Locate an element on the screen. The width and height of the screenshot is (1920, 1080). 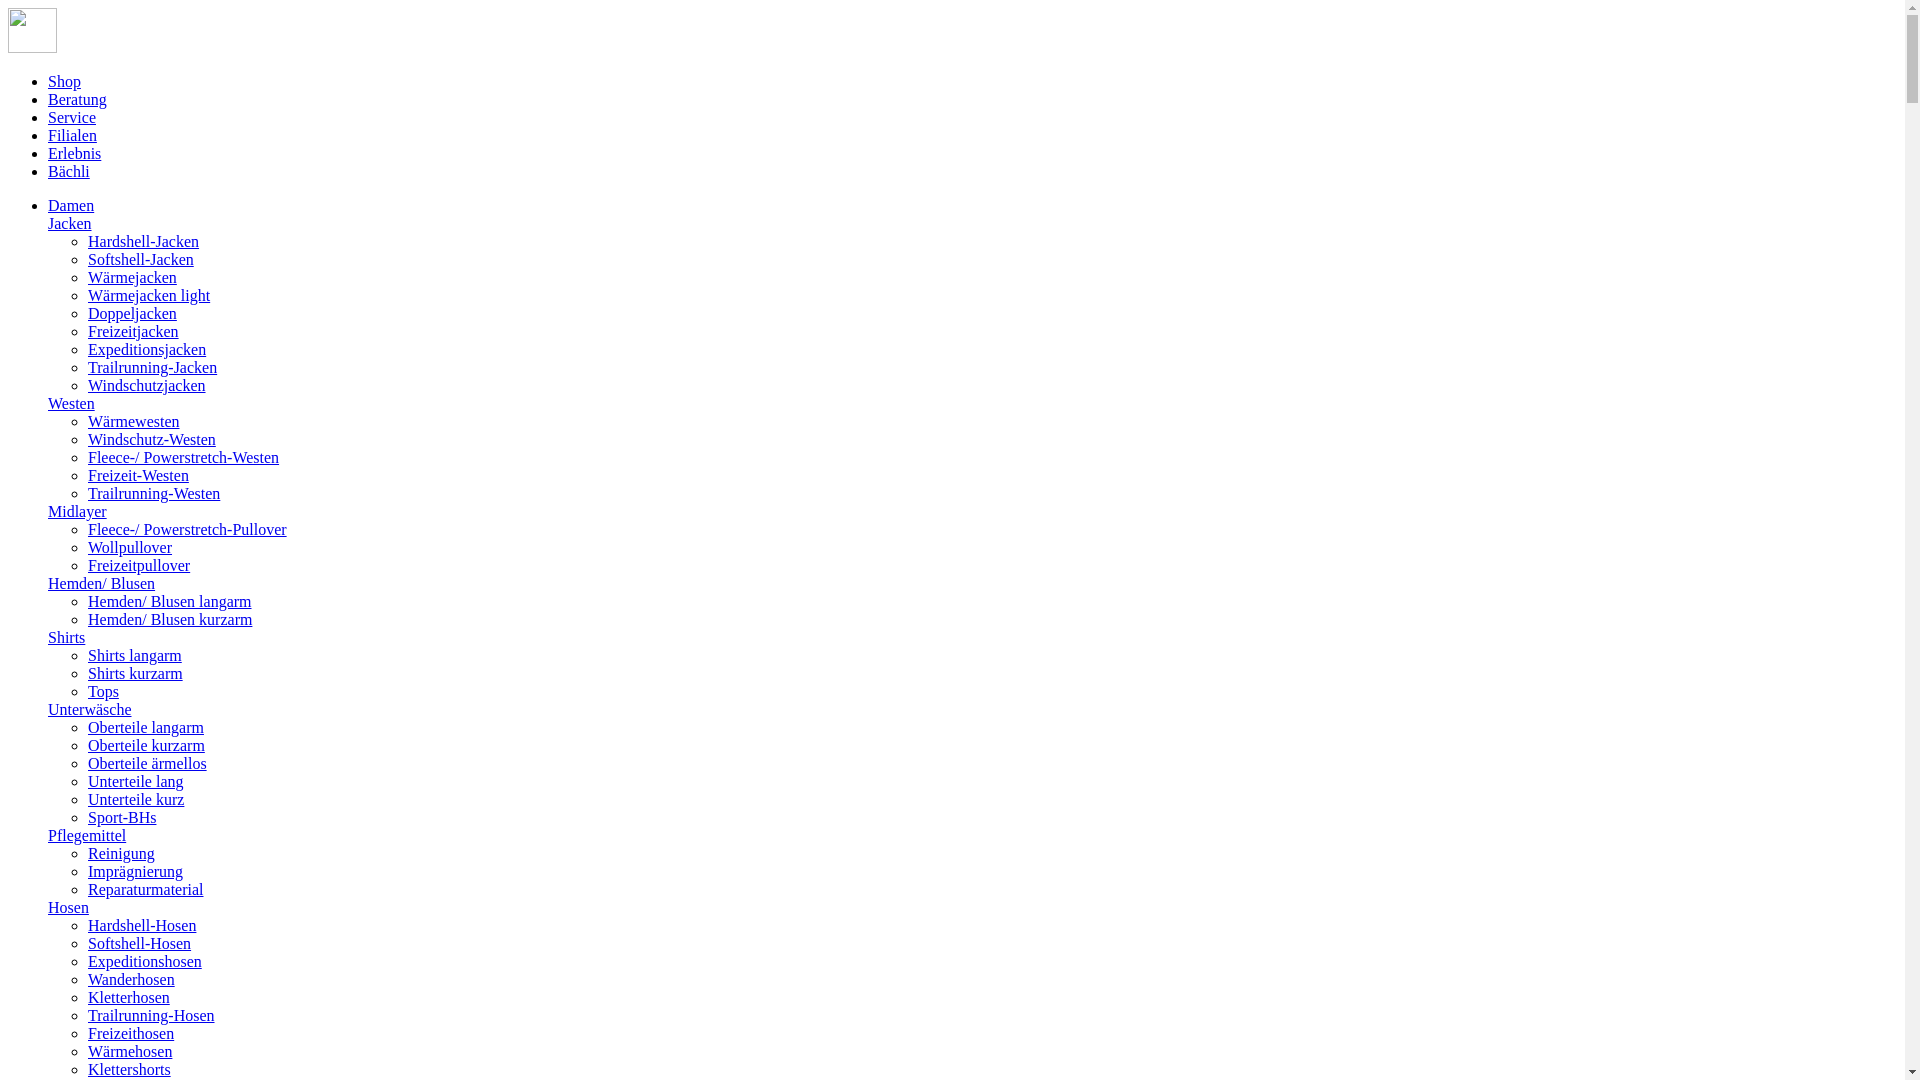
'Freizeit-Westen' is located at coordinates (137, 475).